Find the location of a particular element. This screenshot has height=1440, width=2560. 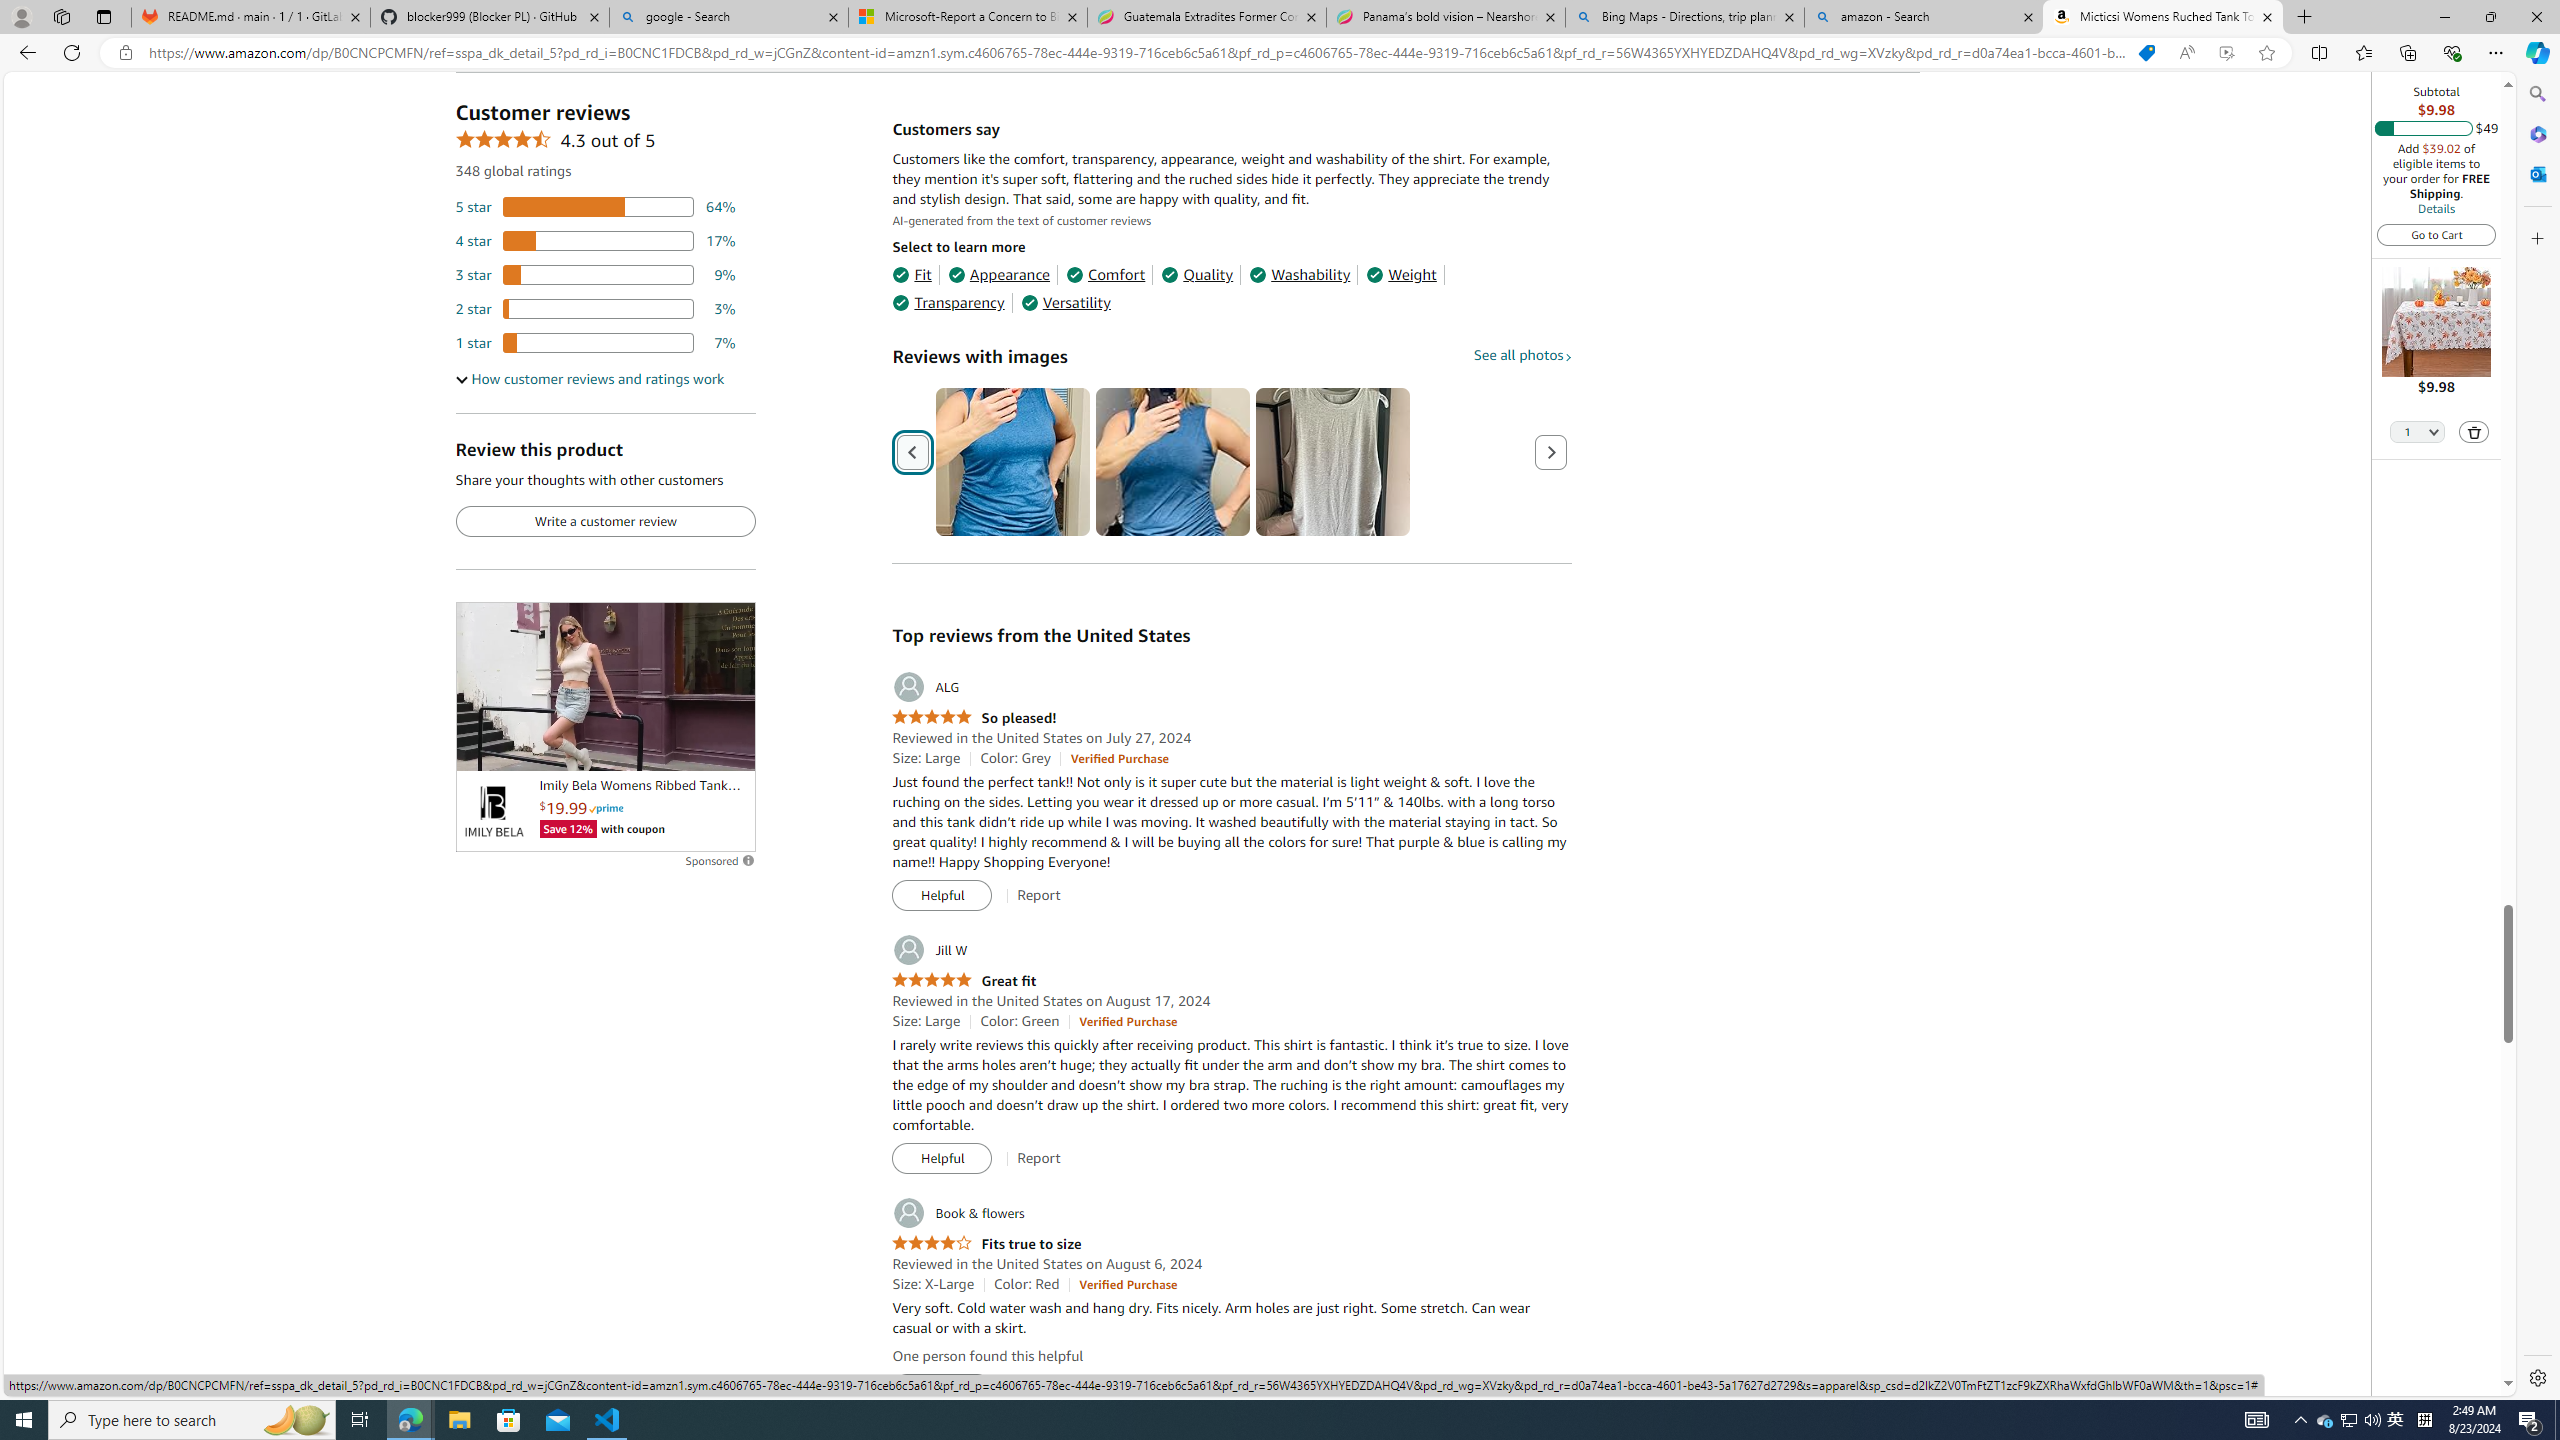

'Write a customer review' is located at coordinates (604, 521).